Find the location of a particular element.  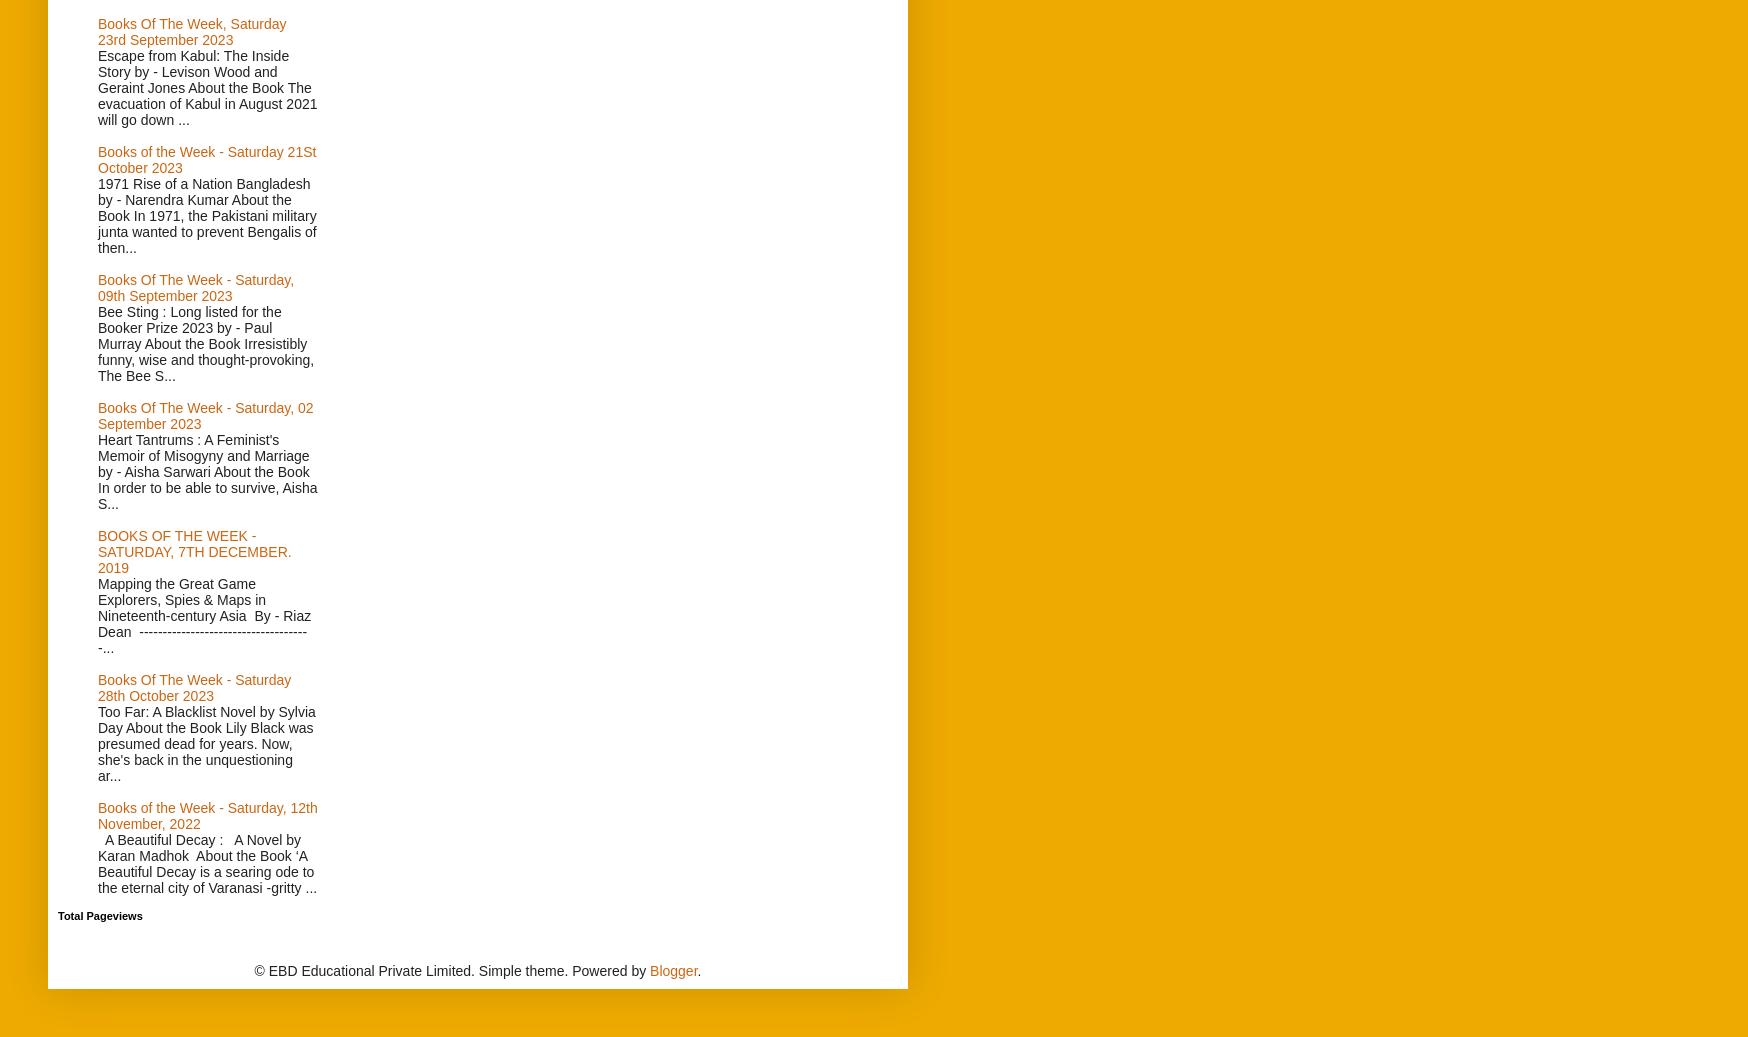

'Blogger' is located at coordinates (673, 971).